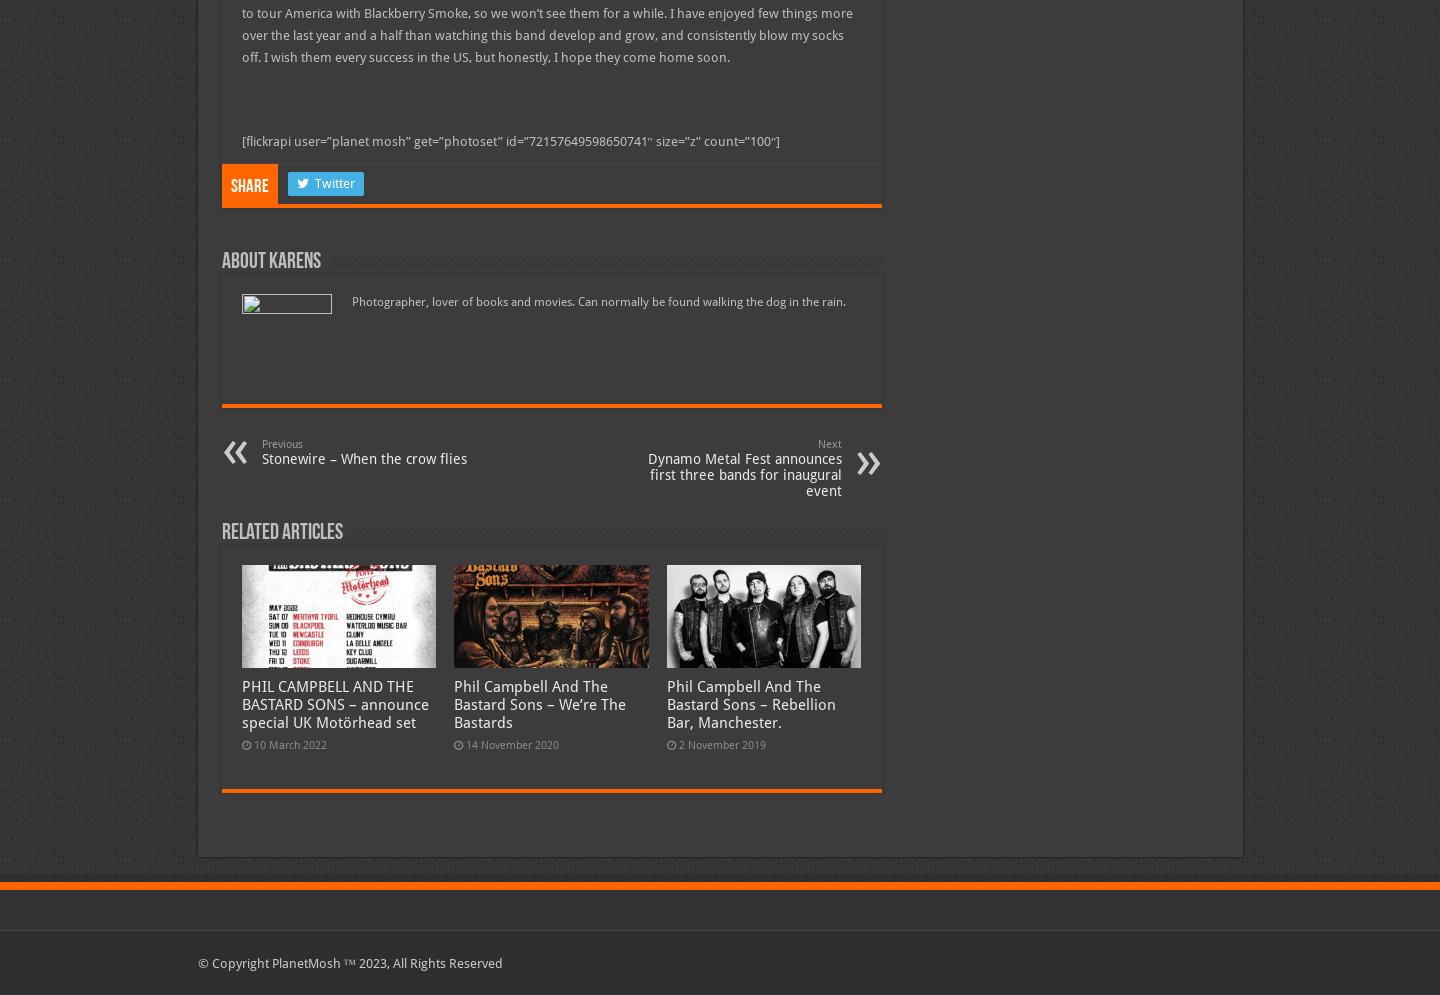 The image size is (1440, 995). I want to click on '14 November 2020', so click(511, 744).